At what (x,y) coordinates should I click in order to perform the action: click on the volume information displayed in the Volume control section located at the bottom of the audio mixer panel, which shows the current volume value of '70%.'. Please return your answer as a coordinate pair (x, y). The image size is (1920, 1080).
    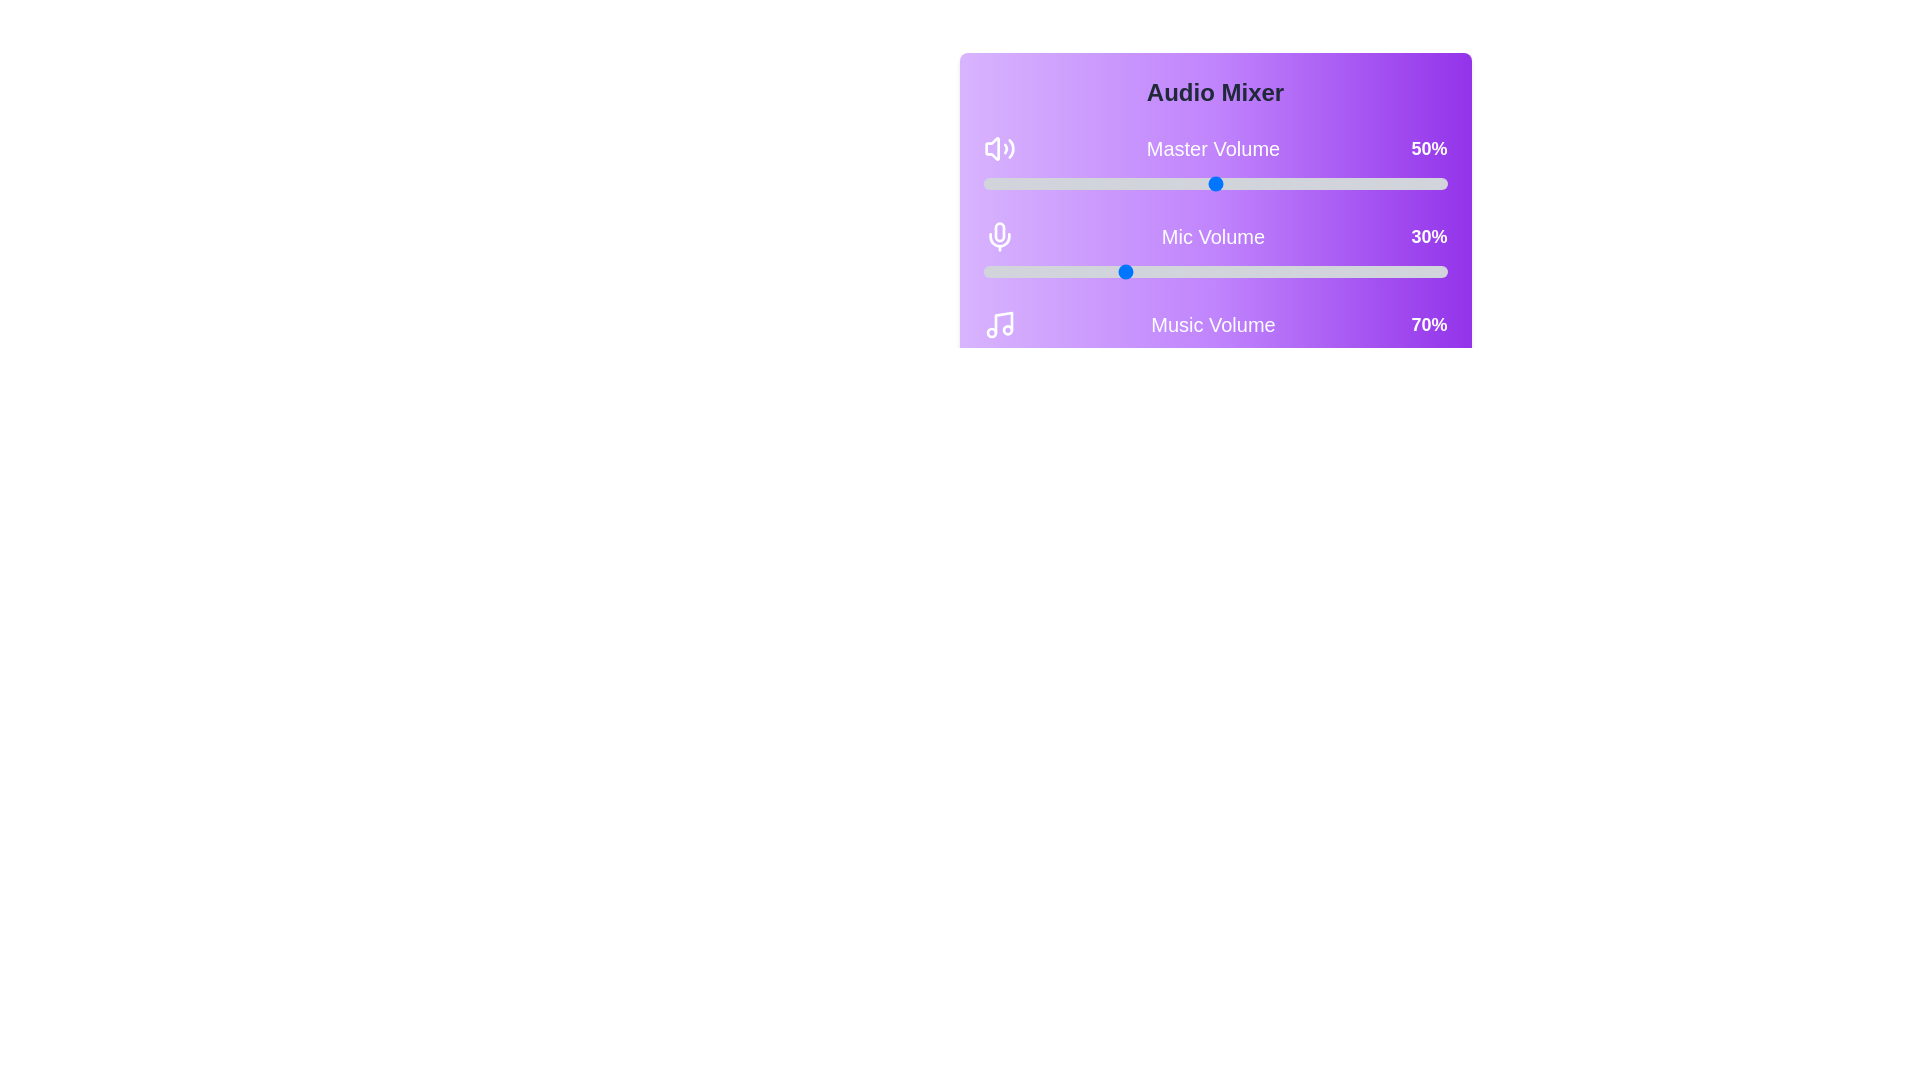
    Looking at the image, I should click on (1214, 339).